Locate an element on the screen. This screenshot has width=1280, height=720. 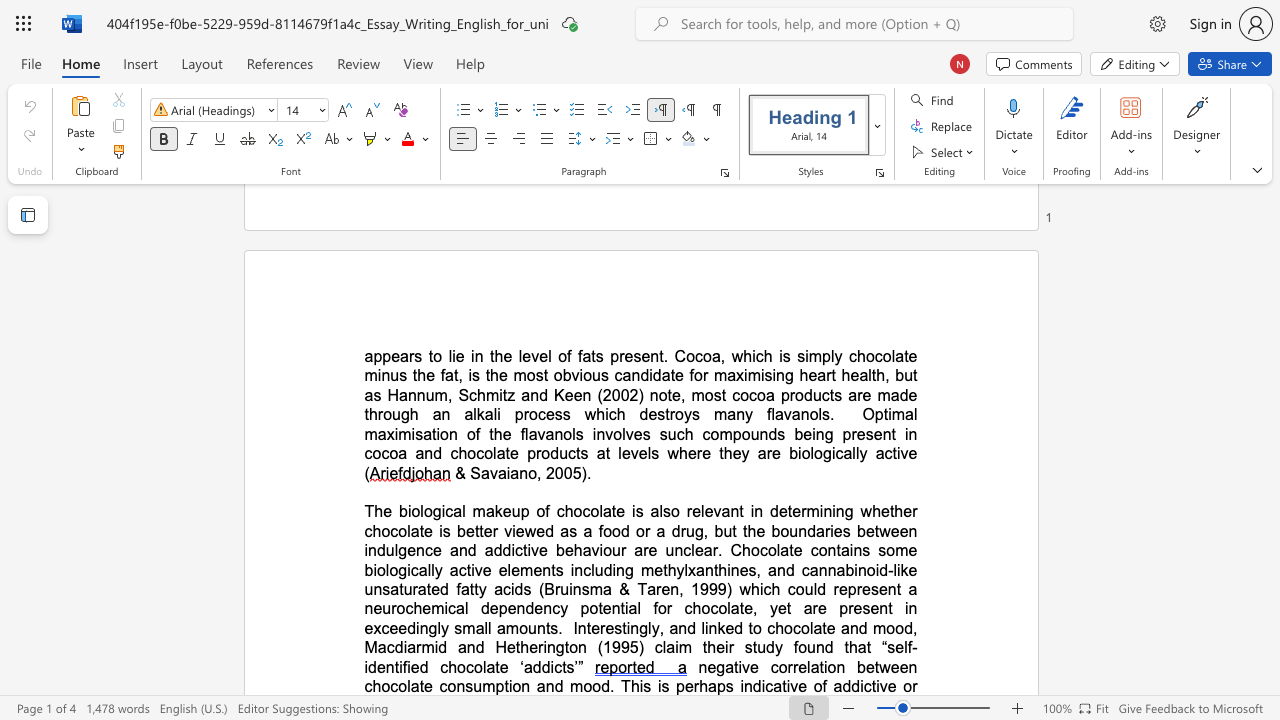
the subset text "ndicati" within the text "perhaps indicative" is located at coordinates (742, 685).